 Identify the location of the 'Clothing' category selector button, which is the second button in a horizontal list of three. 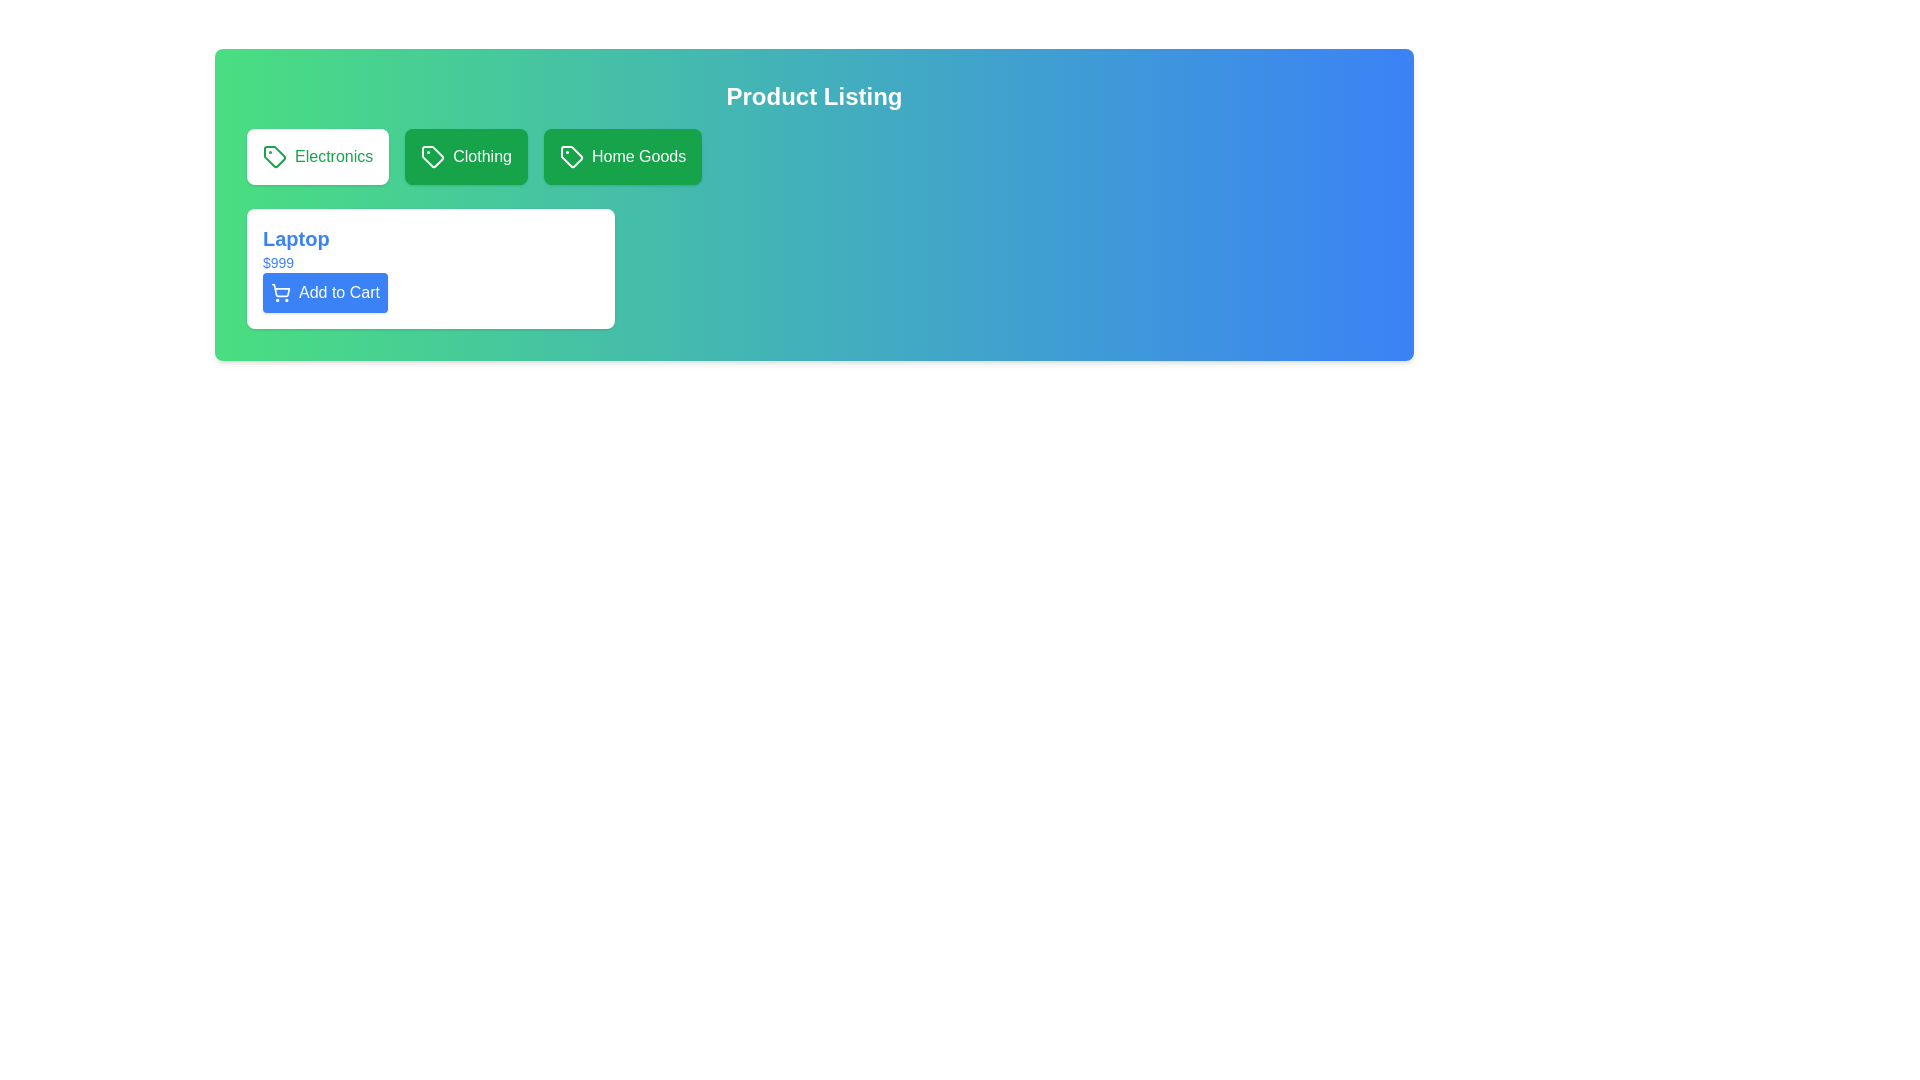
(465, 156).